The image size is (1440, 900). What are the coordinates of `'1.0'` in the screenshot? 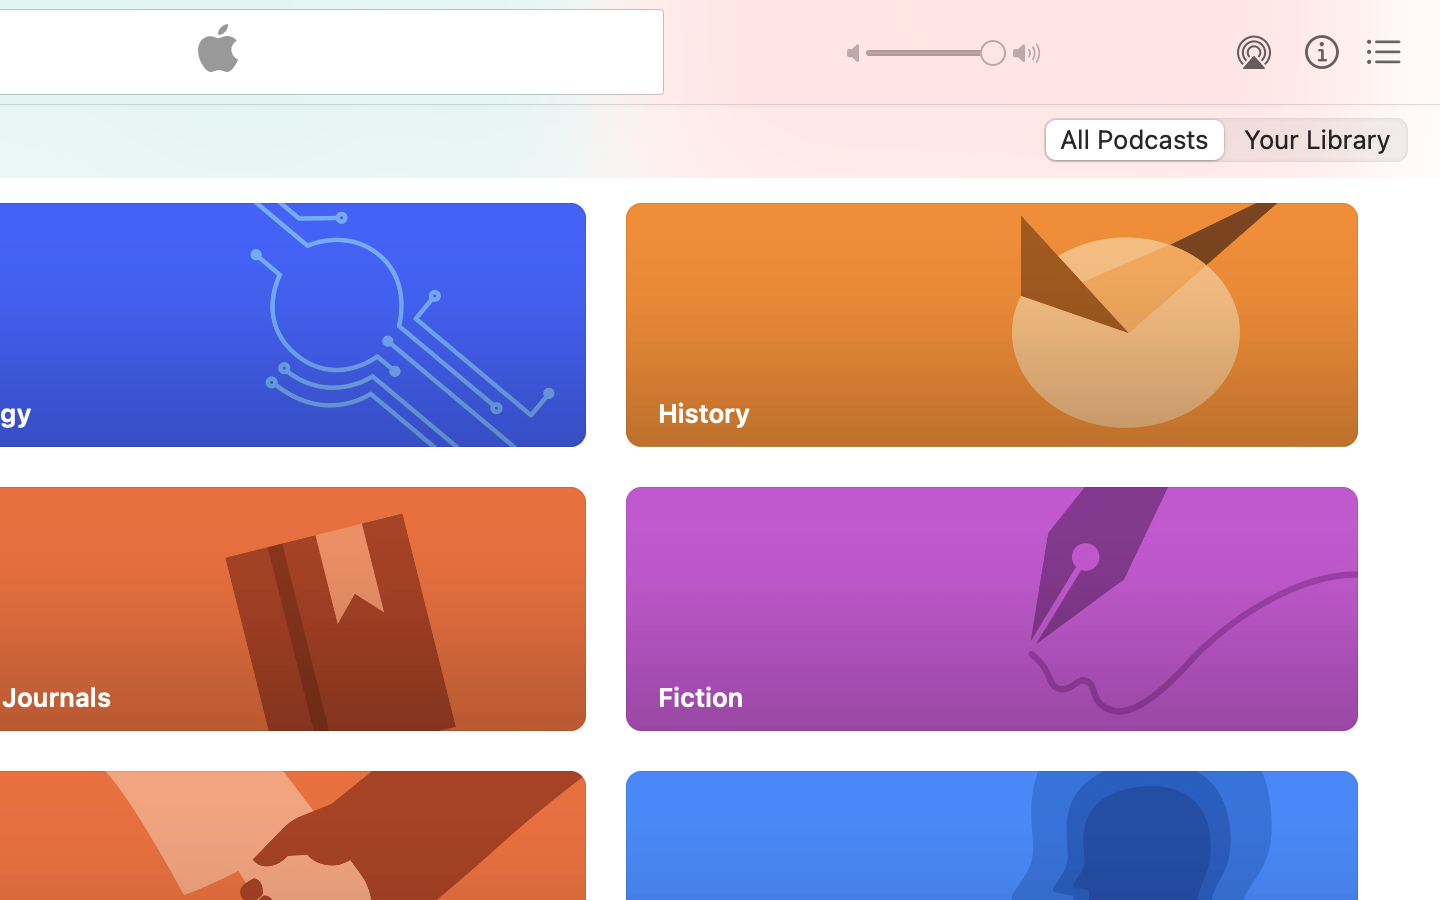 It's located at (936, 52).